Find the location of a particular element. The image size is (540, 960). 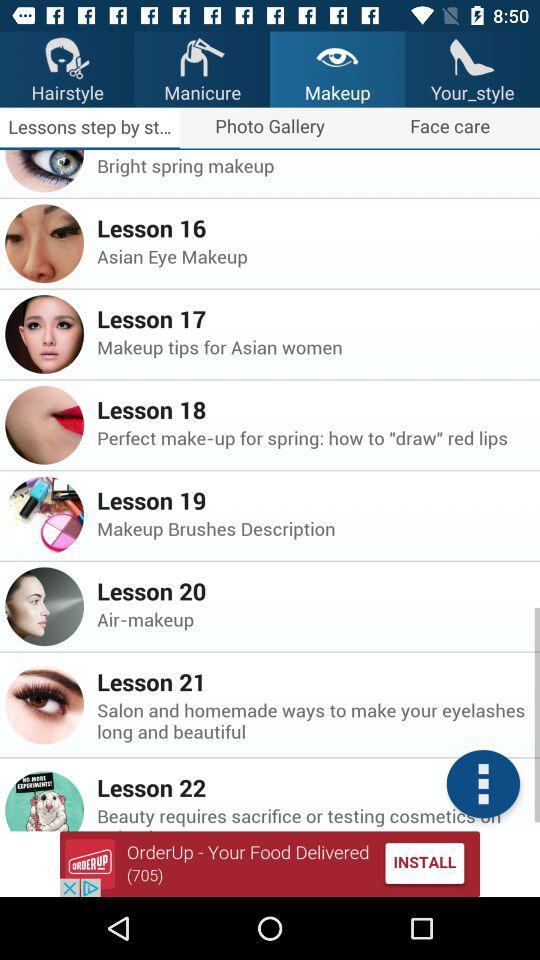

advatisment is located at coordinates (270, 863).